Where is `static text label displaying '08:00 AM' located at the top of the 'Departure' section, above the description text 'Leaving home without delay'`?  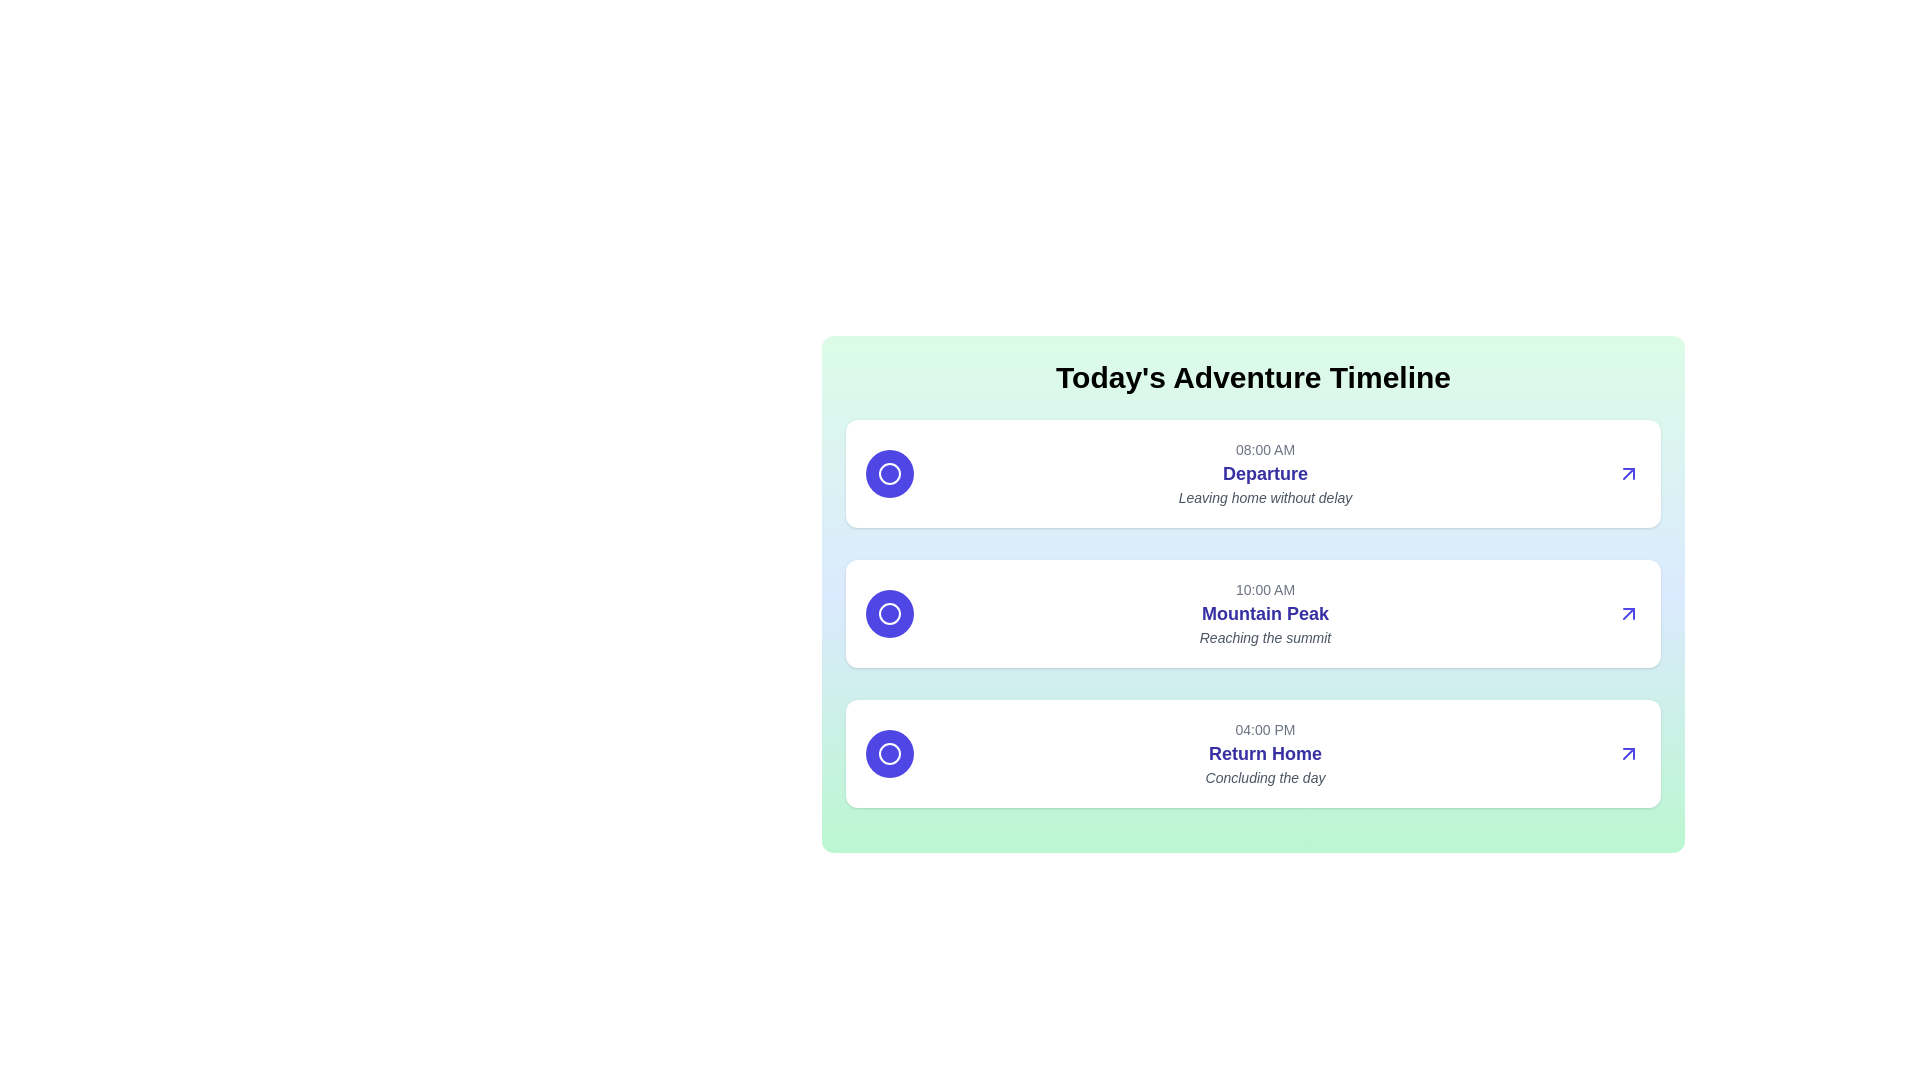 static text label displaying '08:00 AM' located at the top of the 'Departure' section, above the description text 'Leaving home without delay' is located at coordinates (1264, 450).